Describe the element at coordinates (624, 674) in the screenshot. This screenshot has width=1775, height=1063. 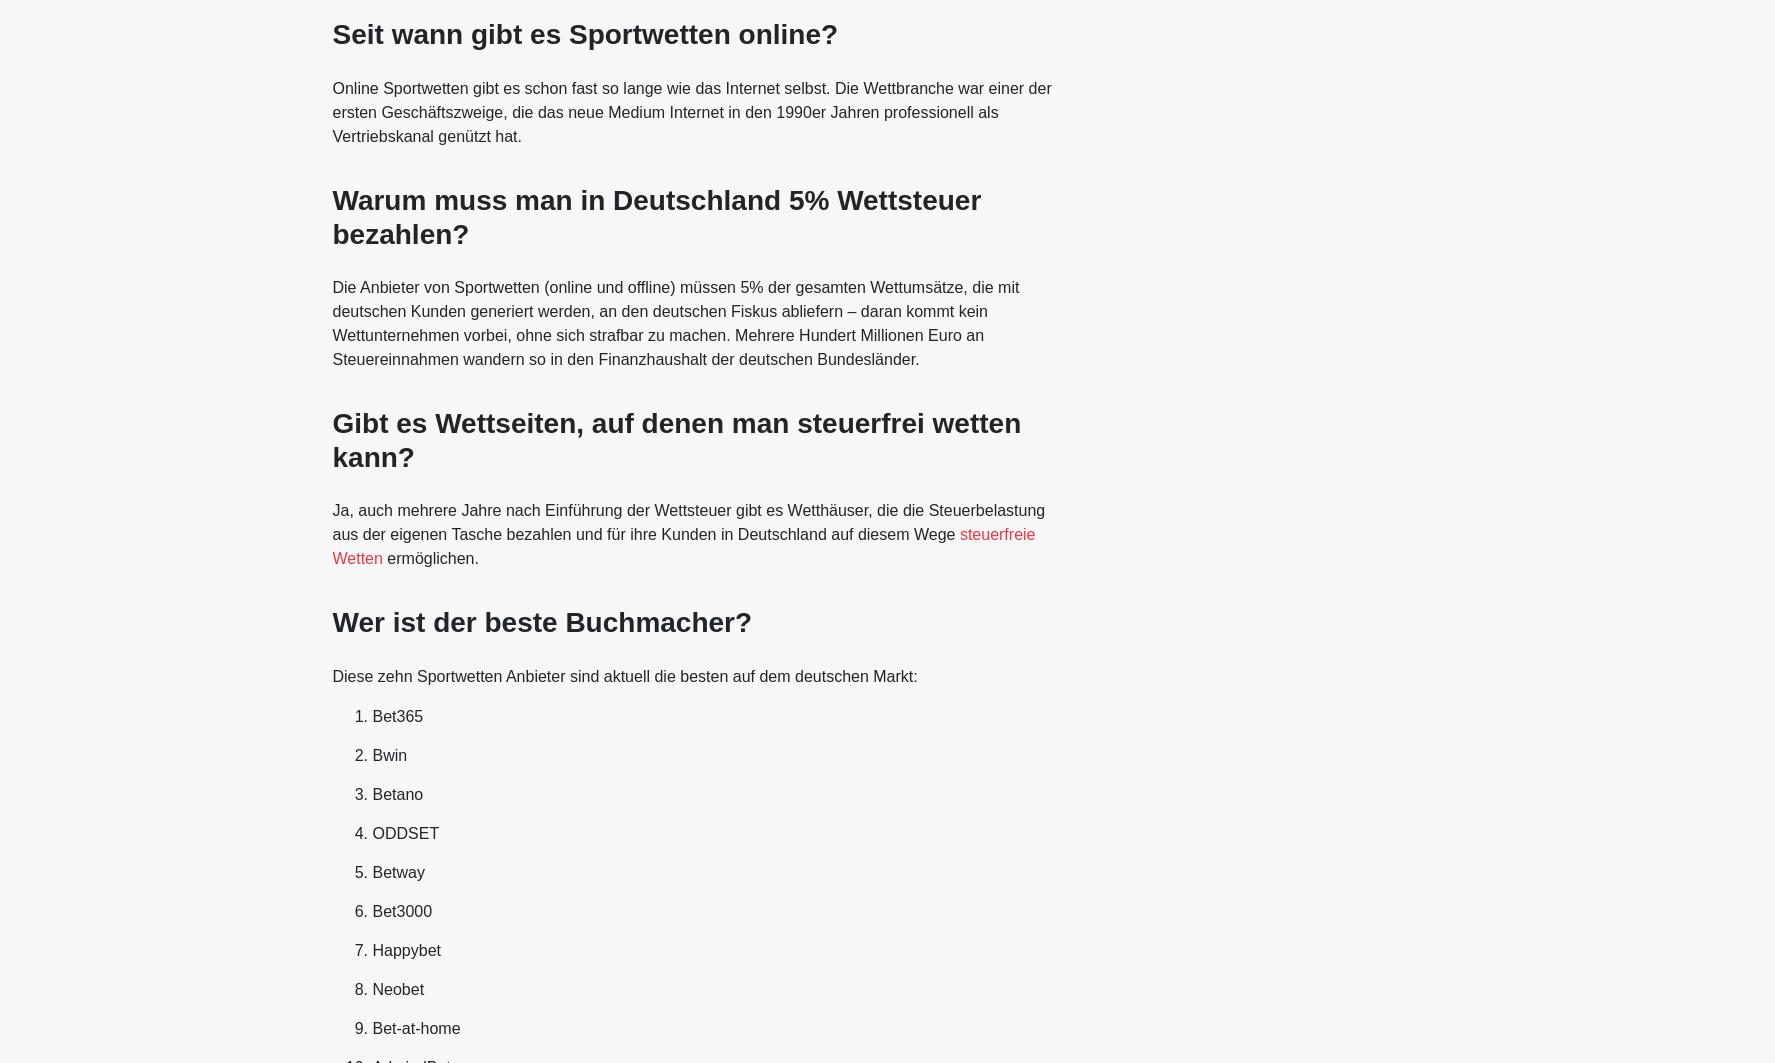
I see `'Diese zehn Sportwetten Anbieter sind aktuell die besten auf dem deutschen Markt:'` at that location.